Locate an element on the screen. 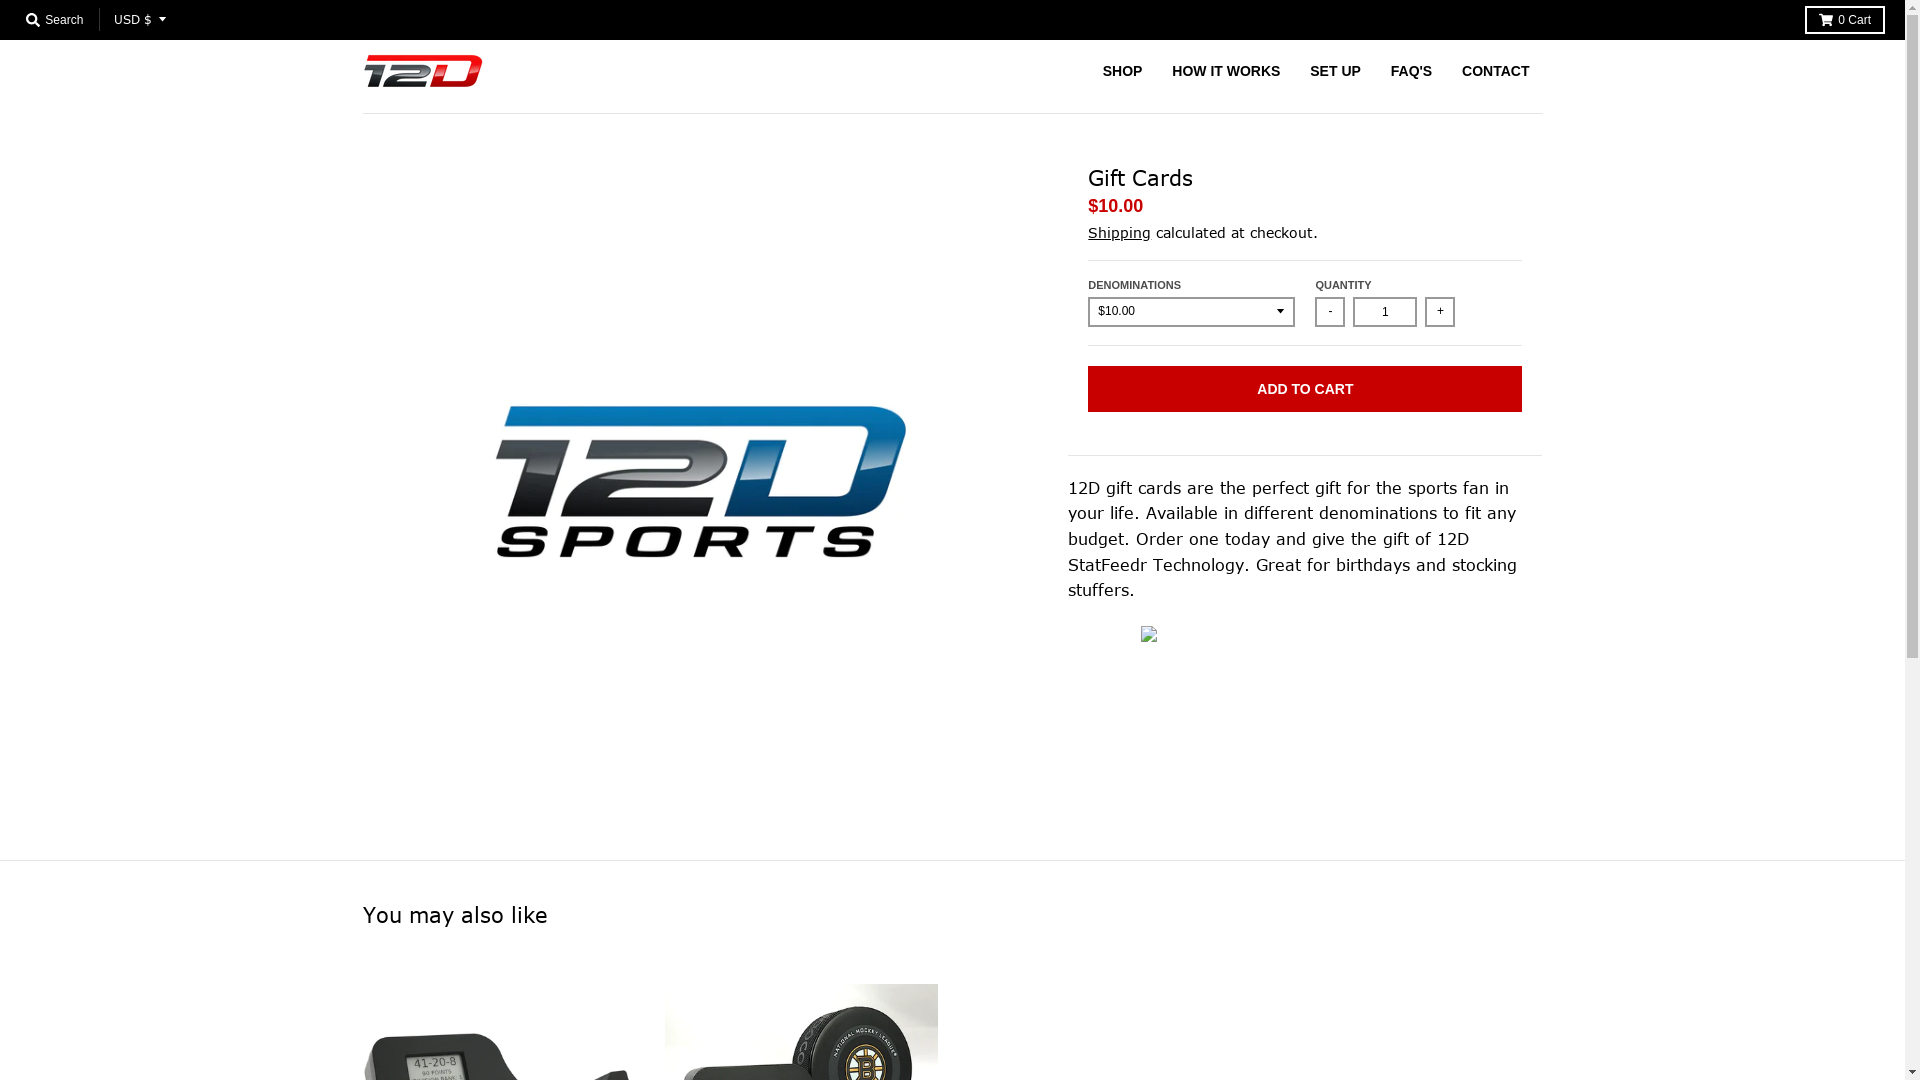  'FAQ'S' is located at coordinates (1410, 69).